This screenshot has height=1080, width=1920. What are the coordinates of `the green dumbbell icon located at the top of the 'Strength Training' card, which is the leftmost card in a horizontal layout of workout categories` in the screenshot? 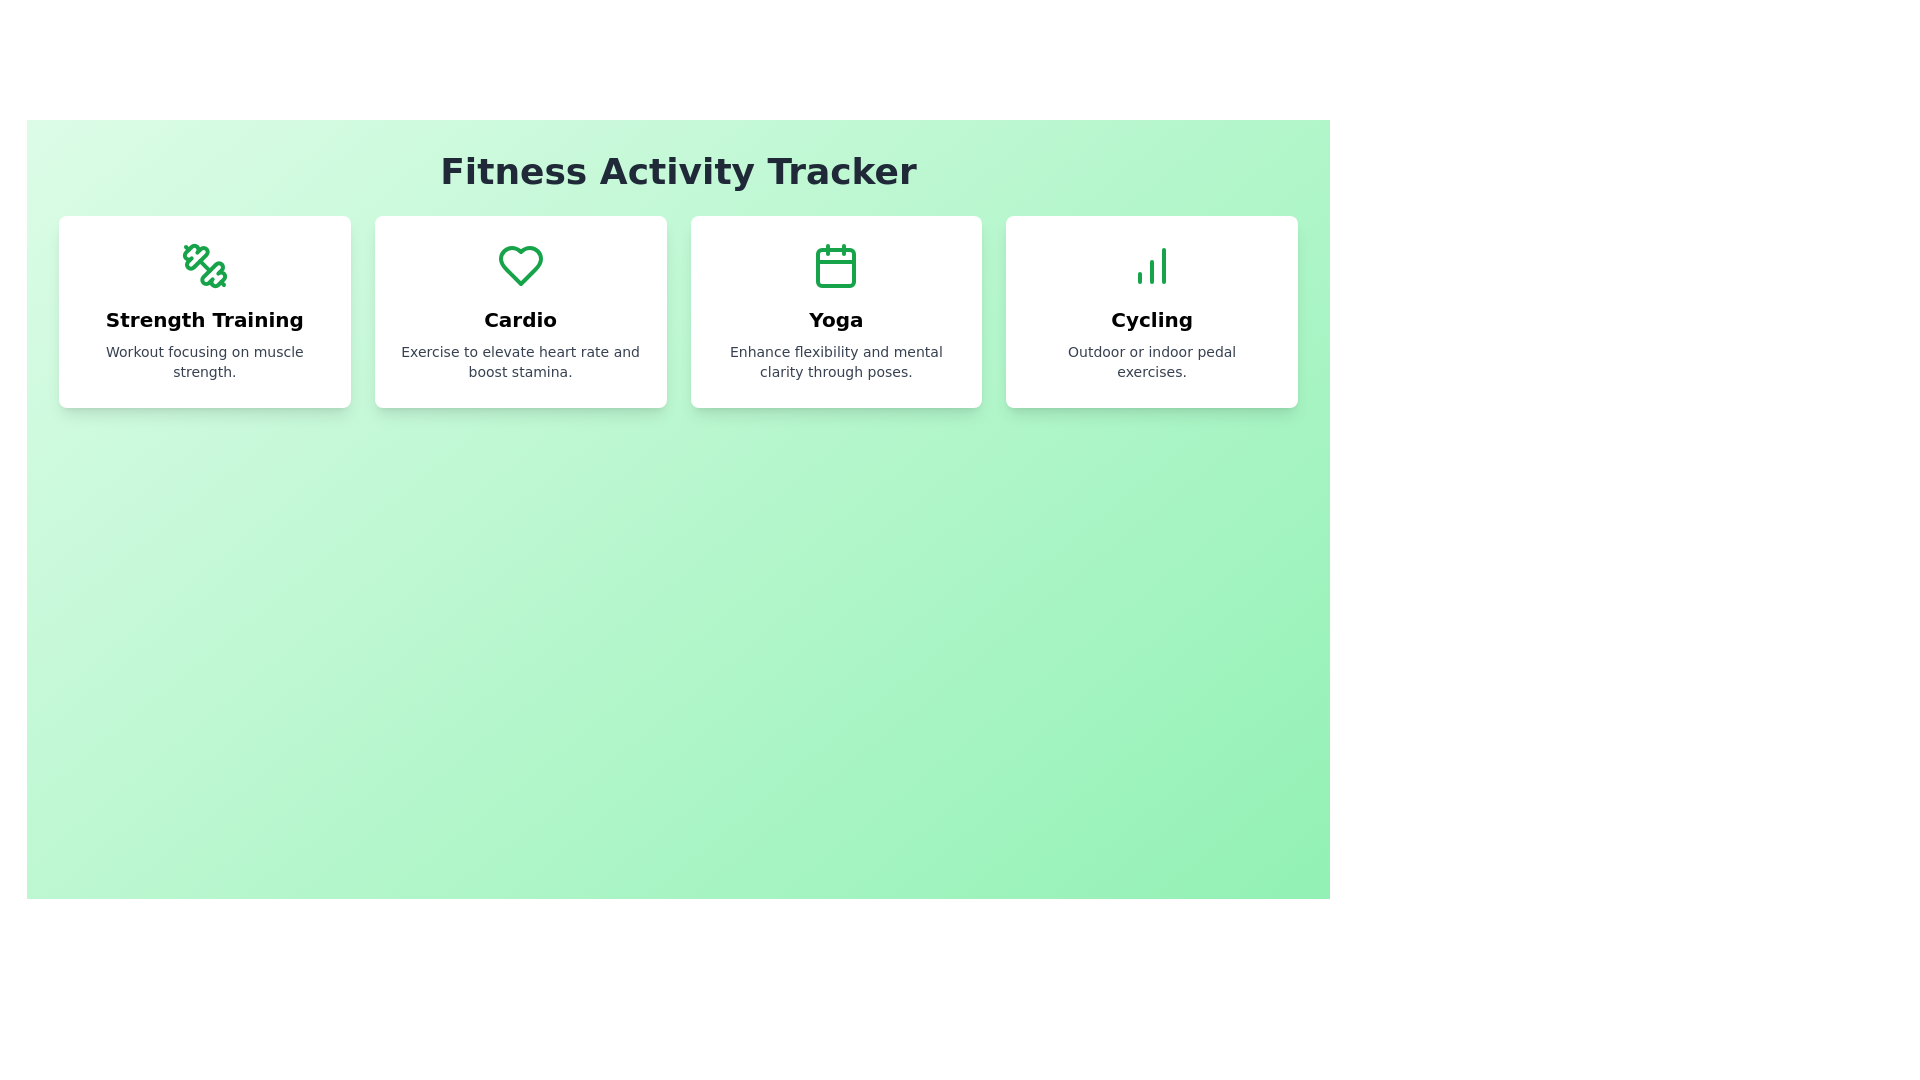 It's located at (204, 265).